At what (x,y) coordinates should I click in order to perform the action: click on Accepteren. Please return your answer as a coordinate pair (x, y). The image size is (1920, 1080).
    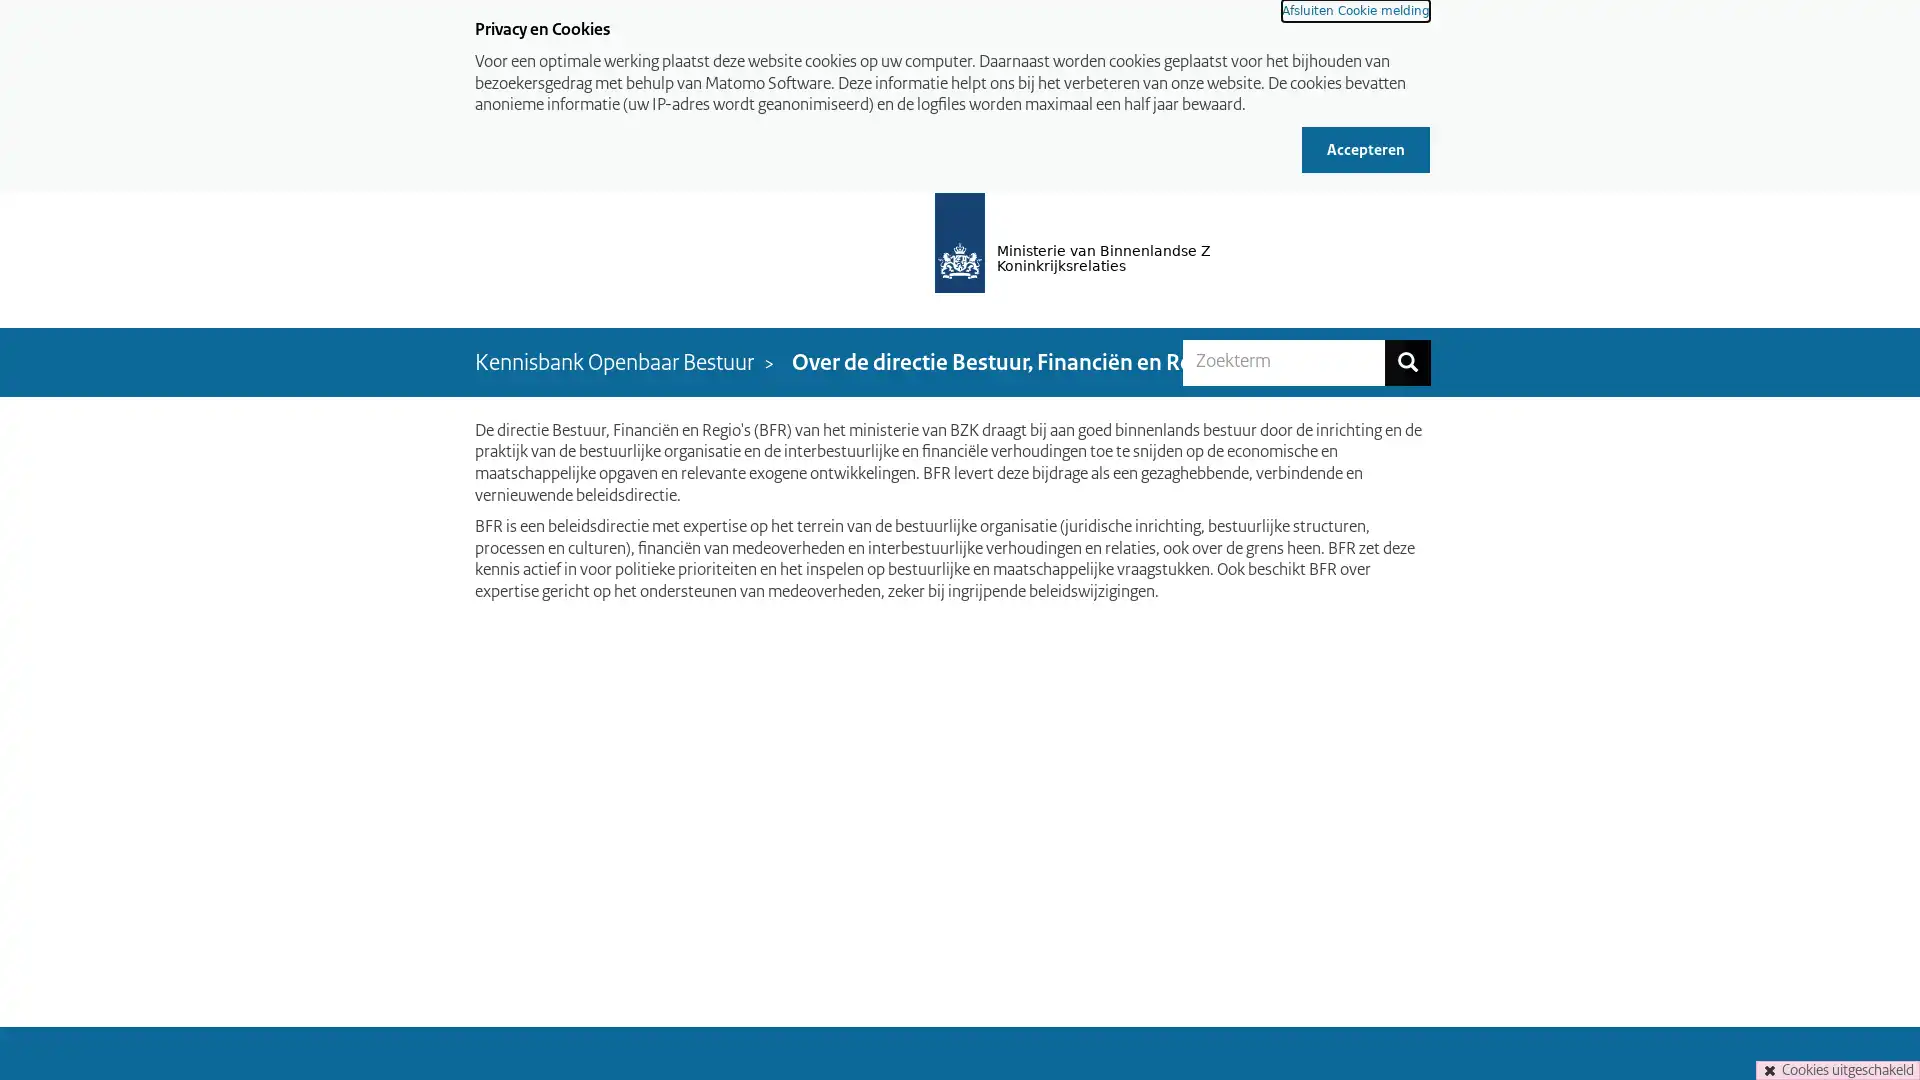
    Looking at the image, I should click on (1365, 148).